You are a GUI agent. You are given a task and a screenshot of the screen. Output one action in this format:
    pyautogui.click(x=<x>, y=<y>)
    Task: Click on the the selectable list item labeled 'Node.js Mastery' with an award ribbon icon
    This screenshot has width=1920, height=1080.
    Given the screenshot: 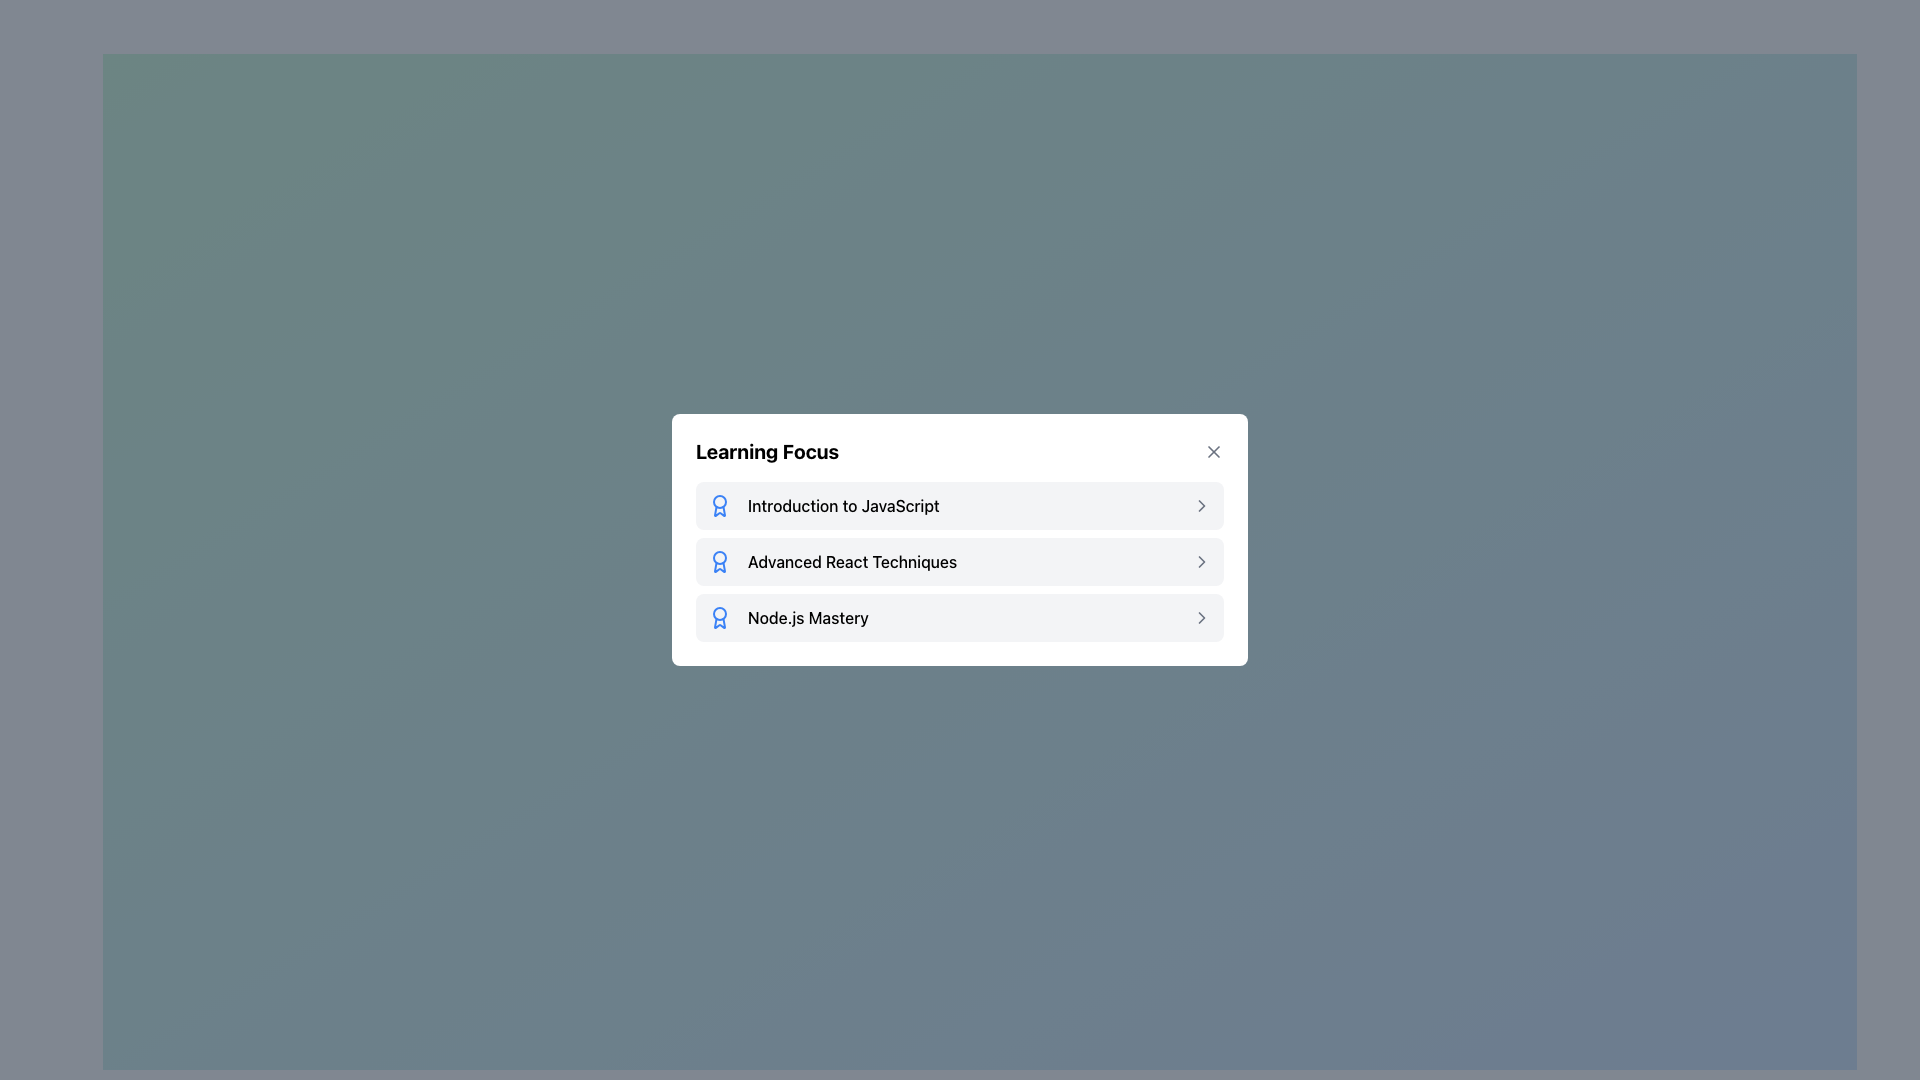 What is the action you would take?
    pyautogui.click(x=786, y=616)
    